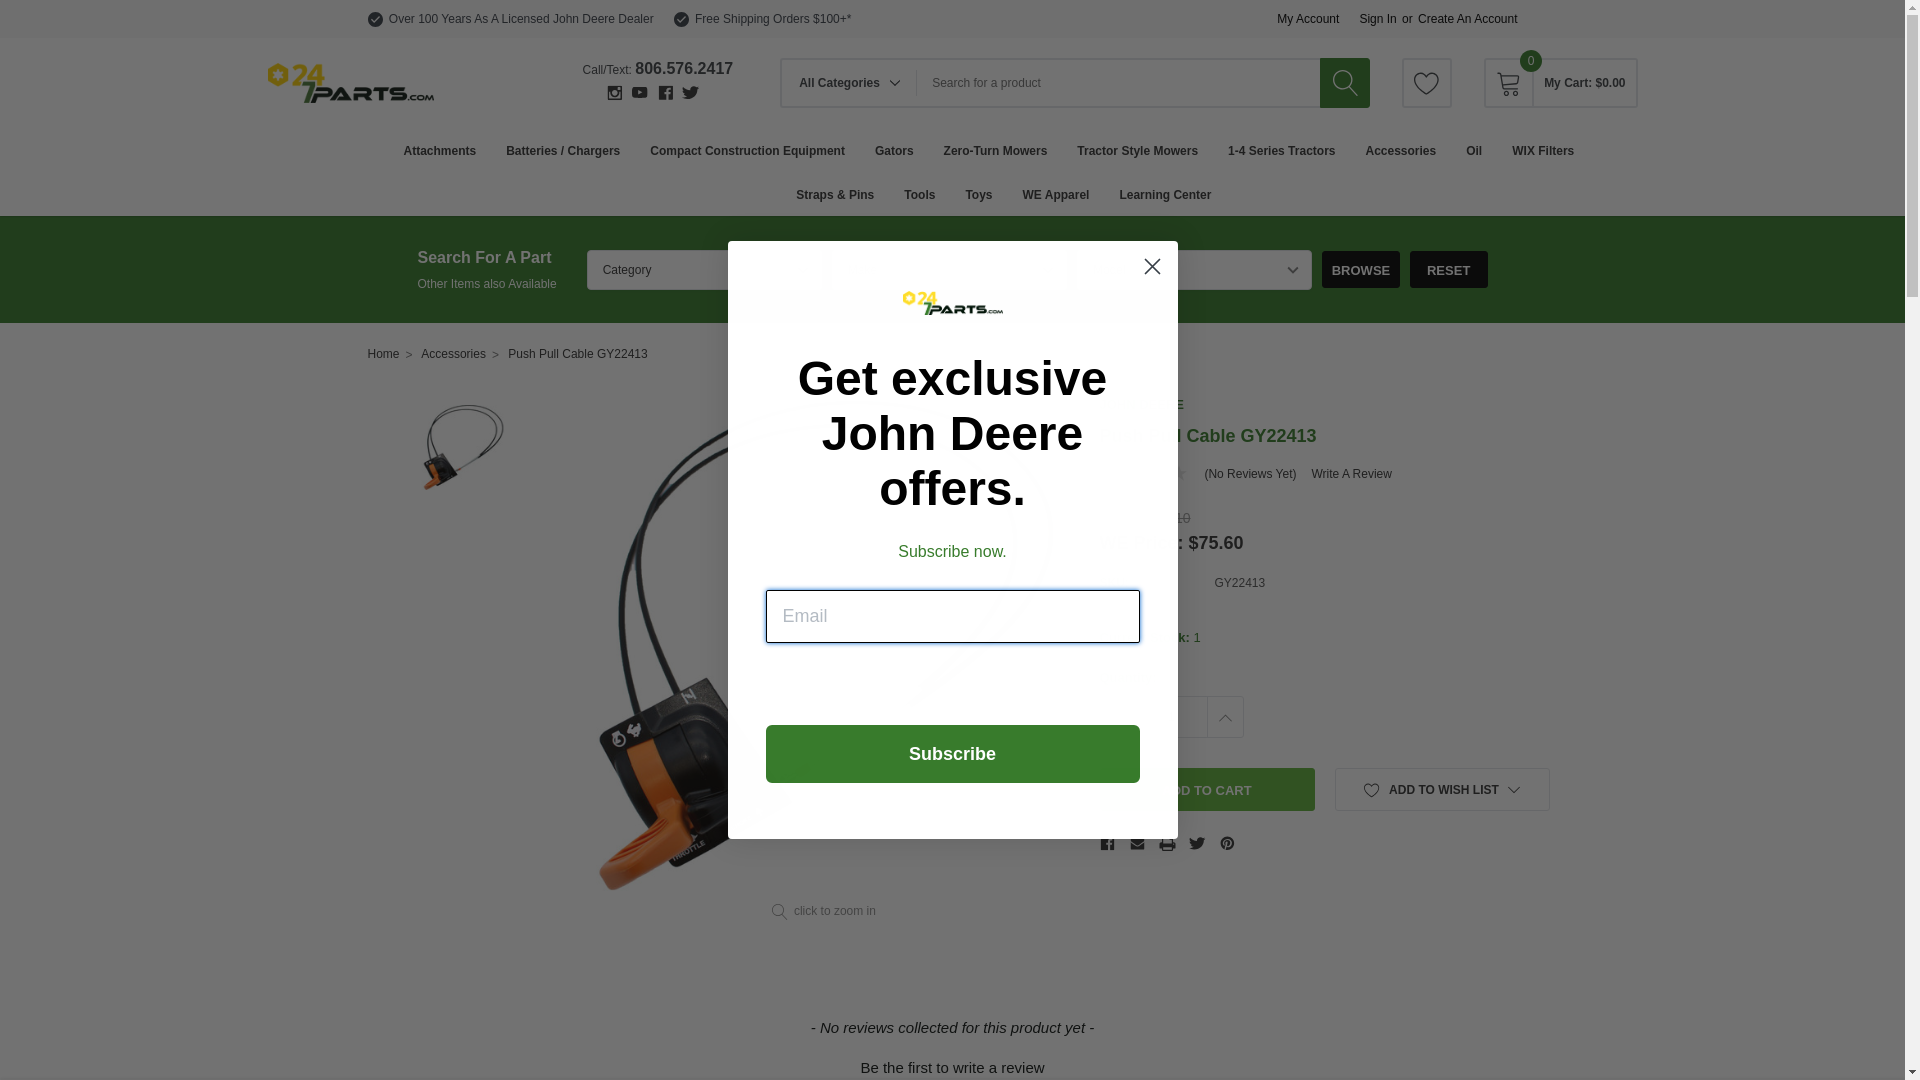 Image resolution: width=1920 pixels, height=1080 pixels. Describe the element at coordinates (1360, 268) in the screenshot. I see `'BROWSE'` at that location.